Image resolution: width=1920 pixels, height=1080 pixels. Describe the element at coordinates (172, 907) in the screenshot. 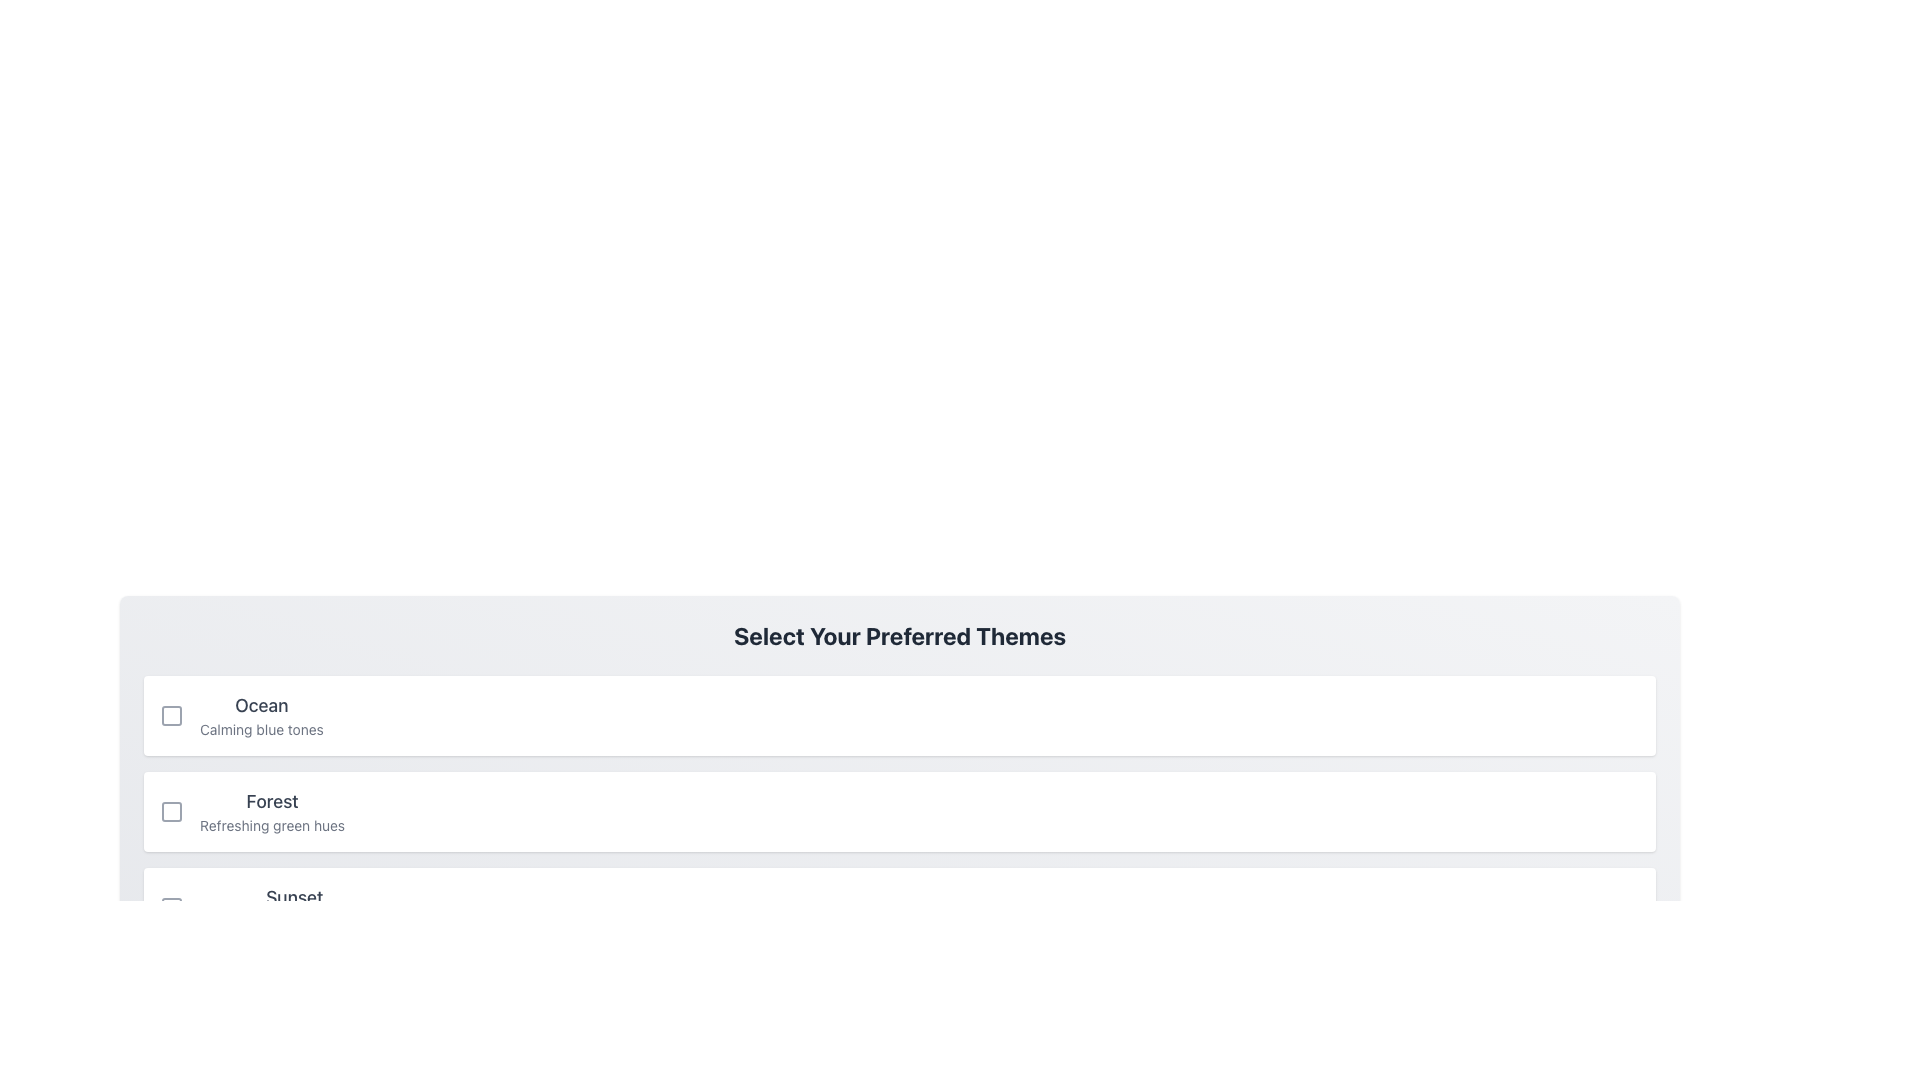

I see `the small gray outlined square with rounded corners located next to the 'Sunset' label to trigger a tooltip or highlight effect` at that location.